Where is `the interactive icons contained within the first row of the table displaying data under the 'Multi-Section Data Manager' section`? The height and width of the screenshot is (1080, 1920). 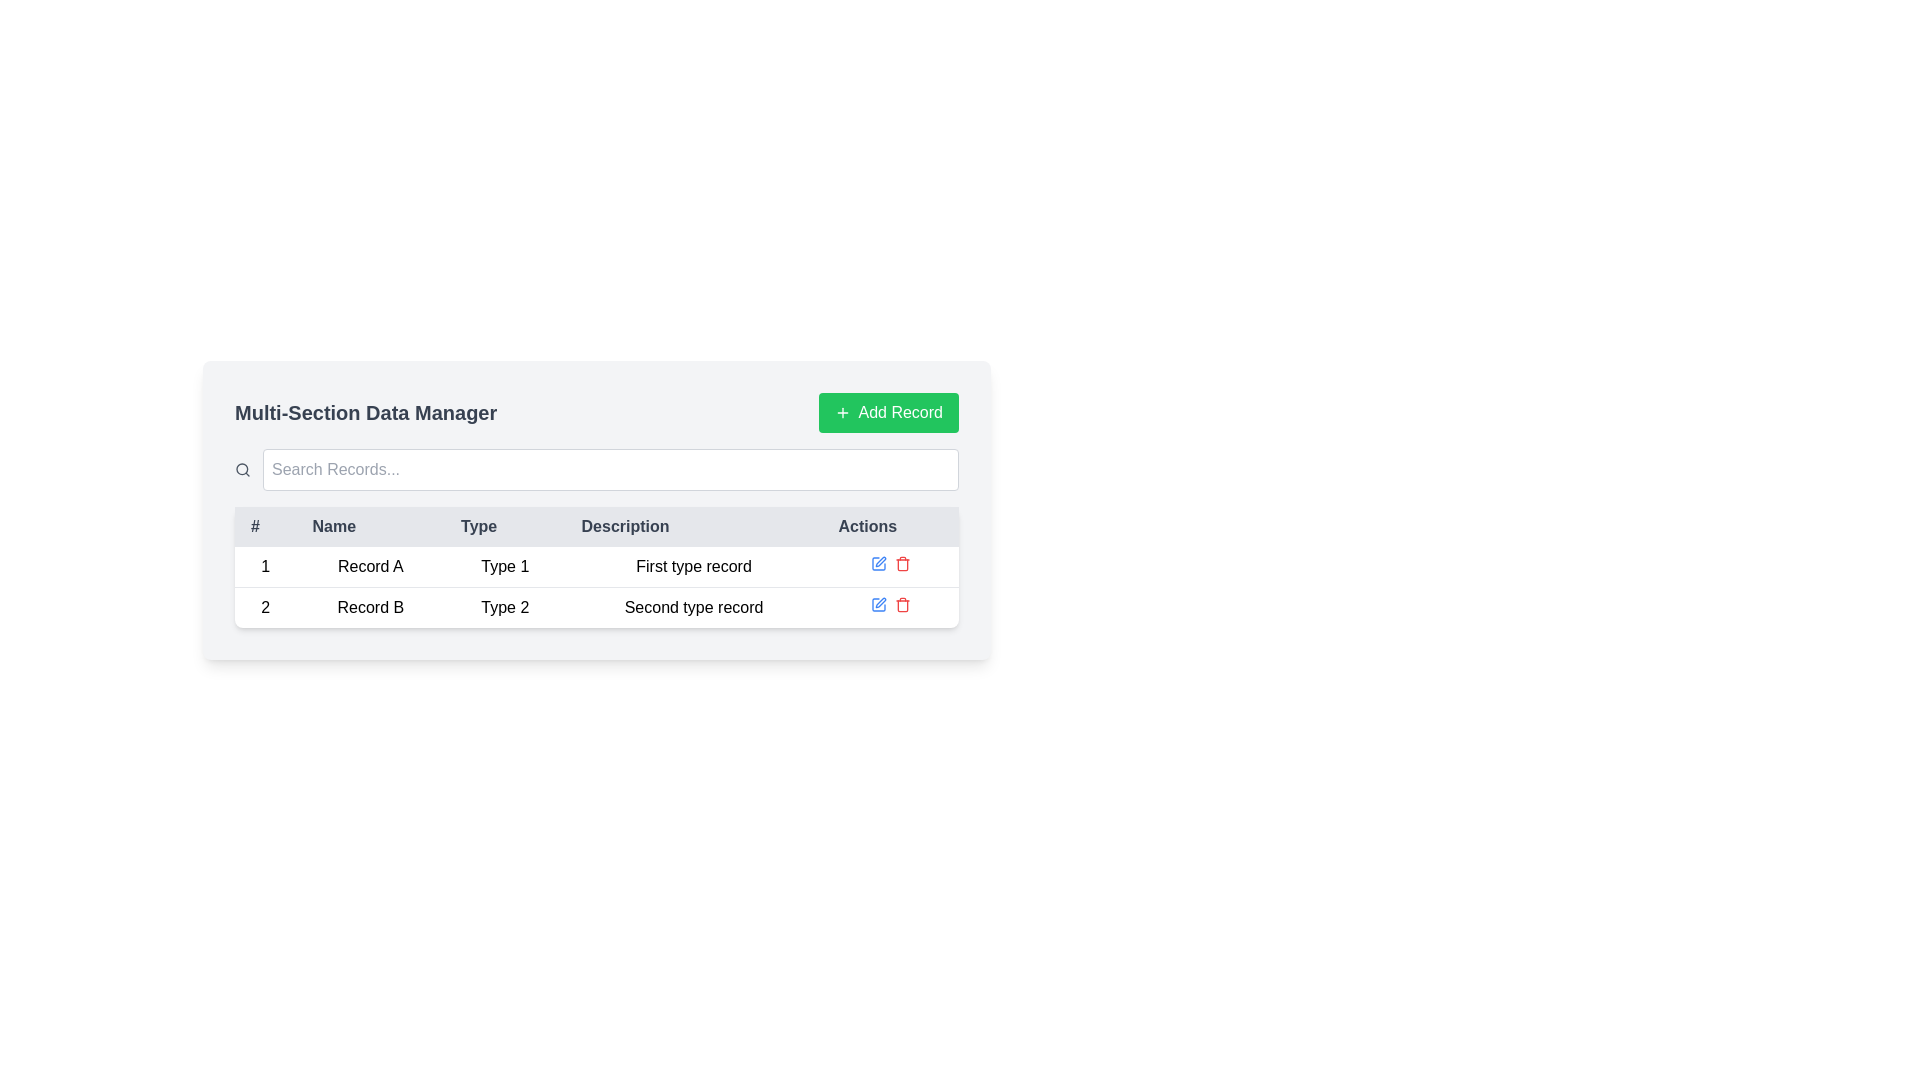
the interactive icons contained within the first row of the table displaying data under the 'Multi-Section Data Manager' section is located at coordinates (595, 585).